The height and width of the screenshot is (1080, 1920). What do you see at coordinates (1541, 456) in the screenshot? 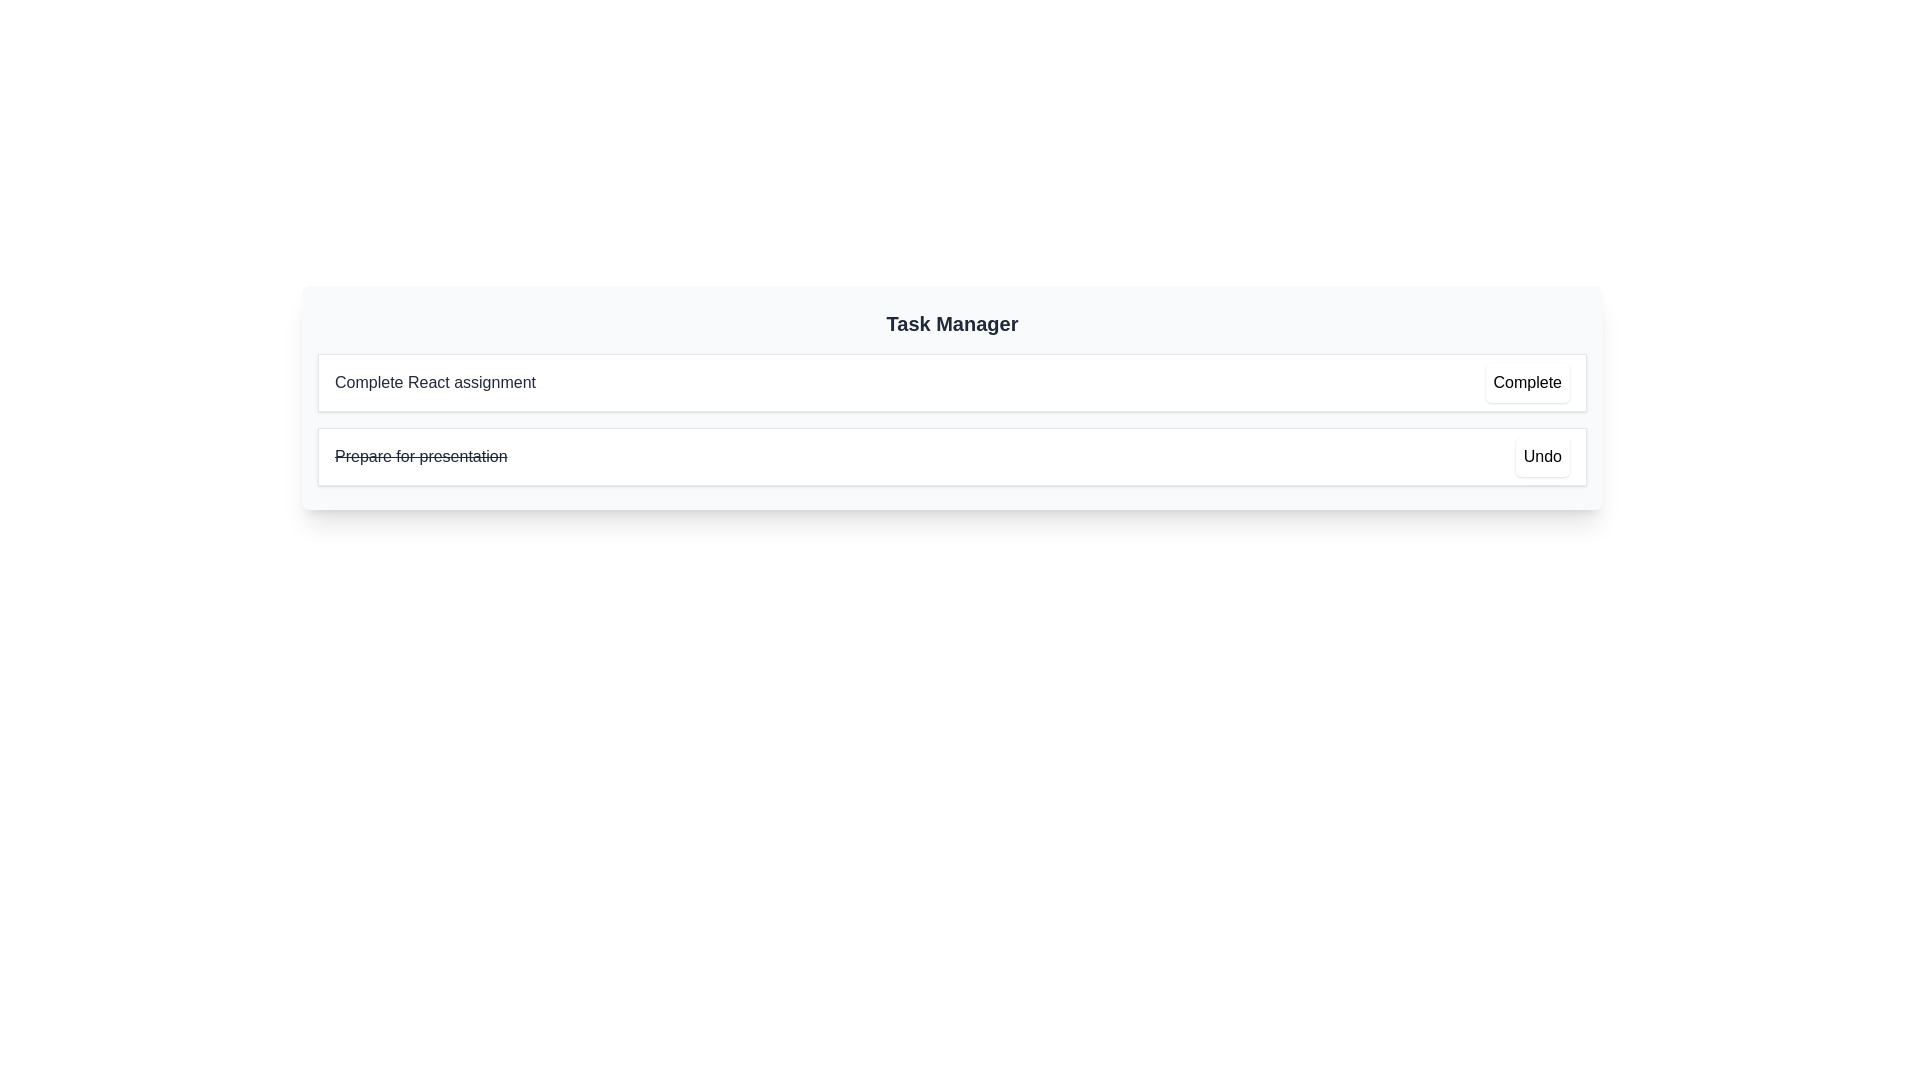
I see `the 'Undo' button` at bounding box center [1541, 456].